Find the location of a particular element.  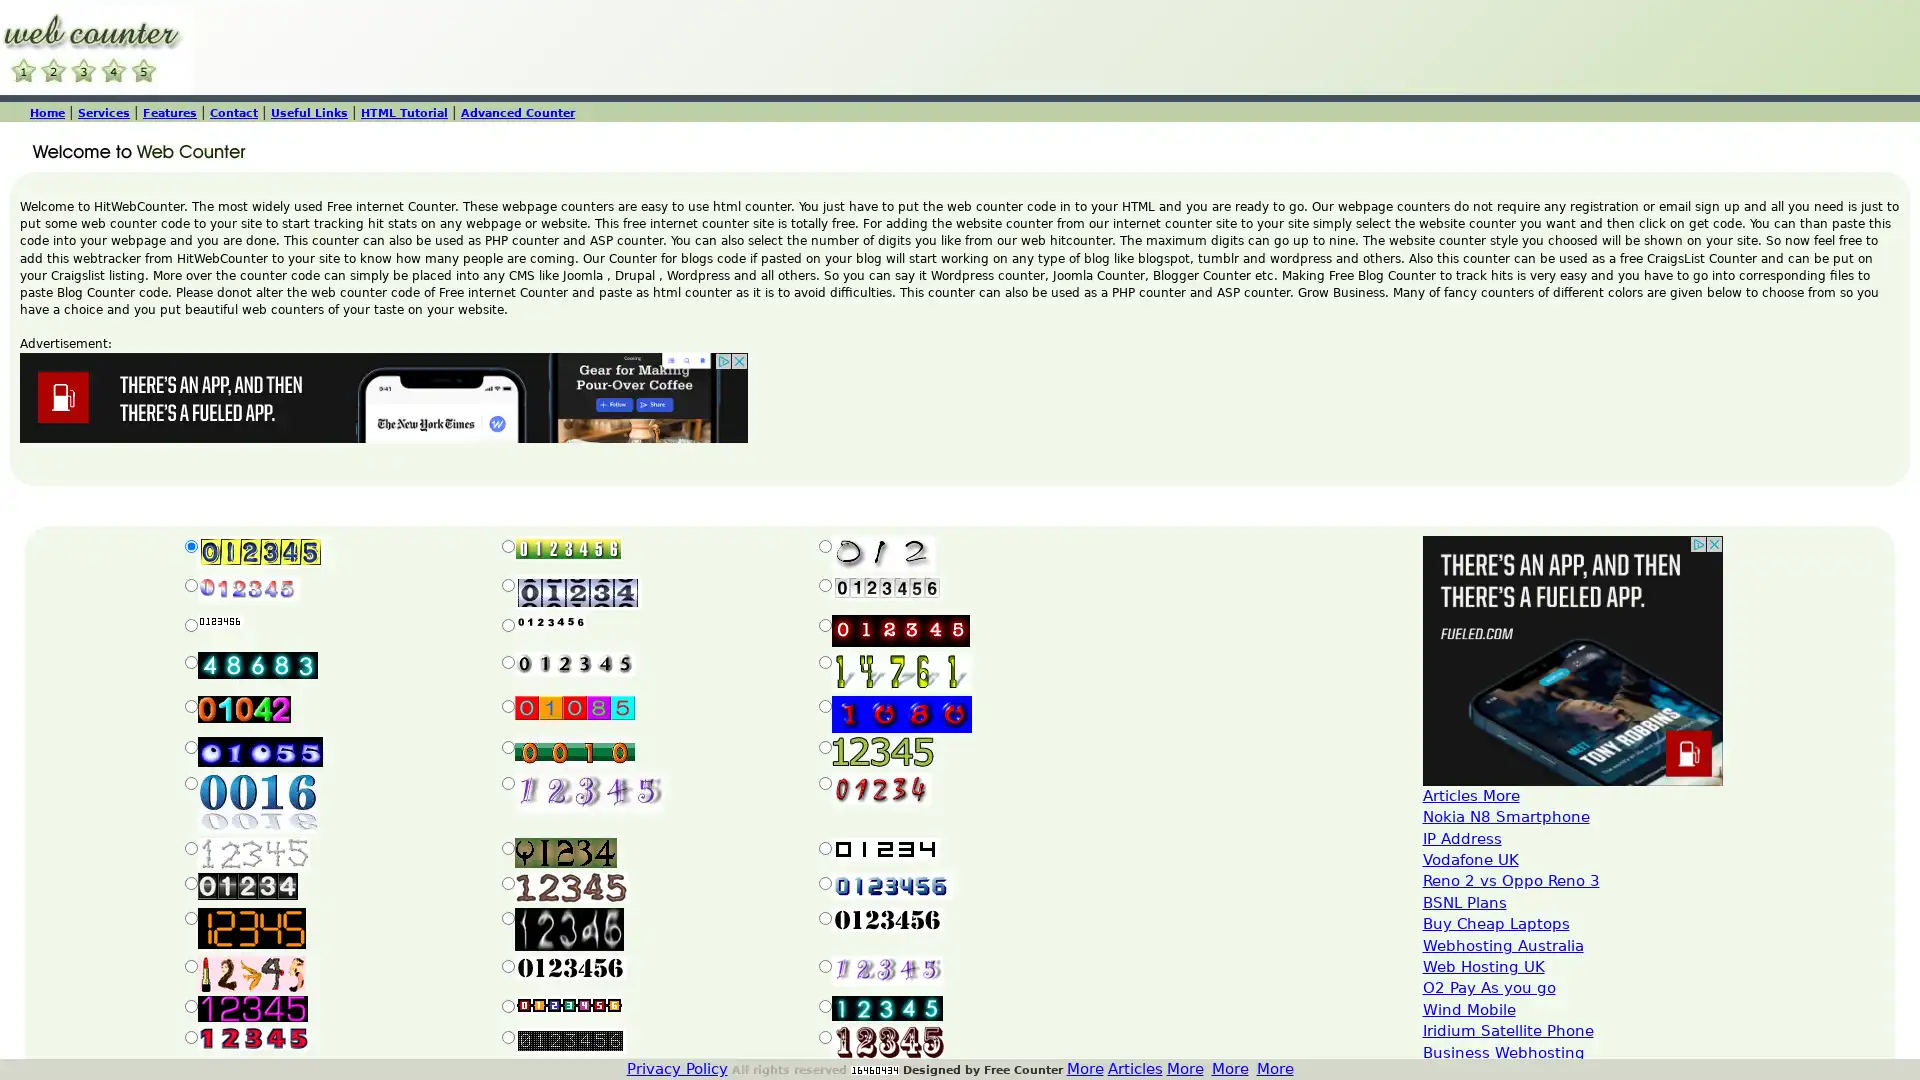

Submit is located at coordinates (549, 620).